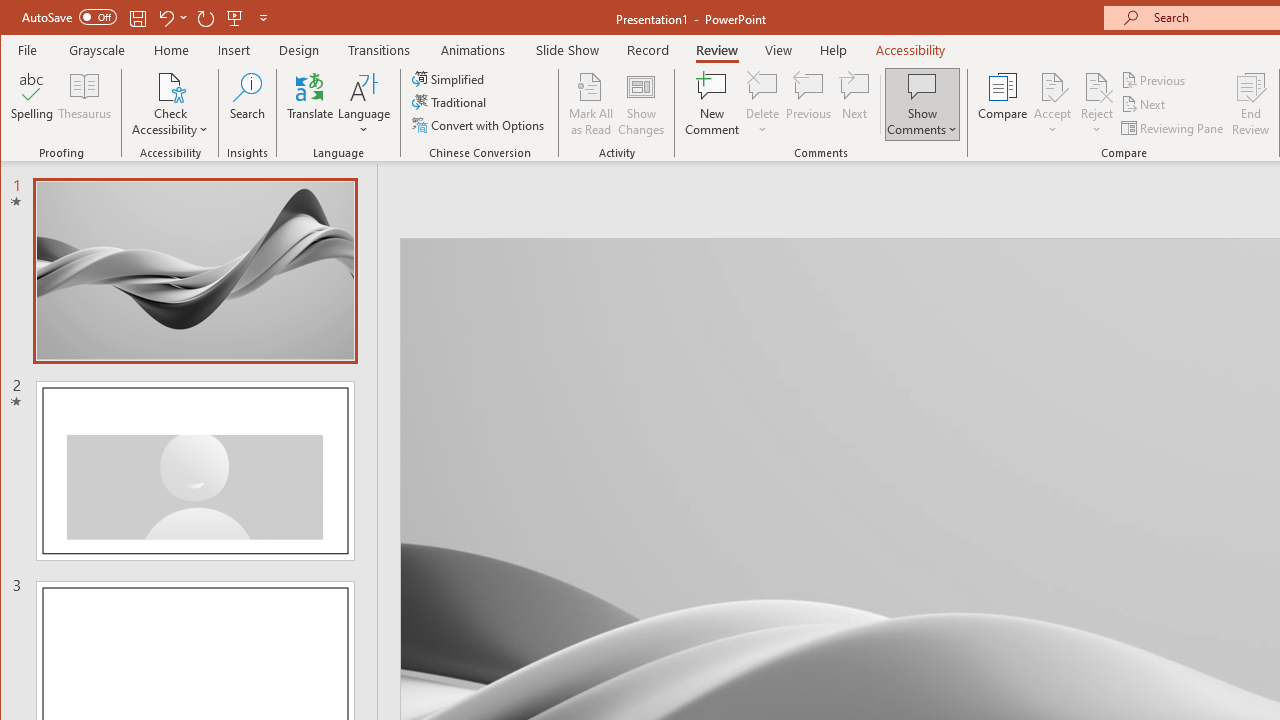  What do you see at coordinates (472, 49) in the screenshot?
I see `'Animations'` at bounding box center [472, 49].